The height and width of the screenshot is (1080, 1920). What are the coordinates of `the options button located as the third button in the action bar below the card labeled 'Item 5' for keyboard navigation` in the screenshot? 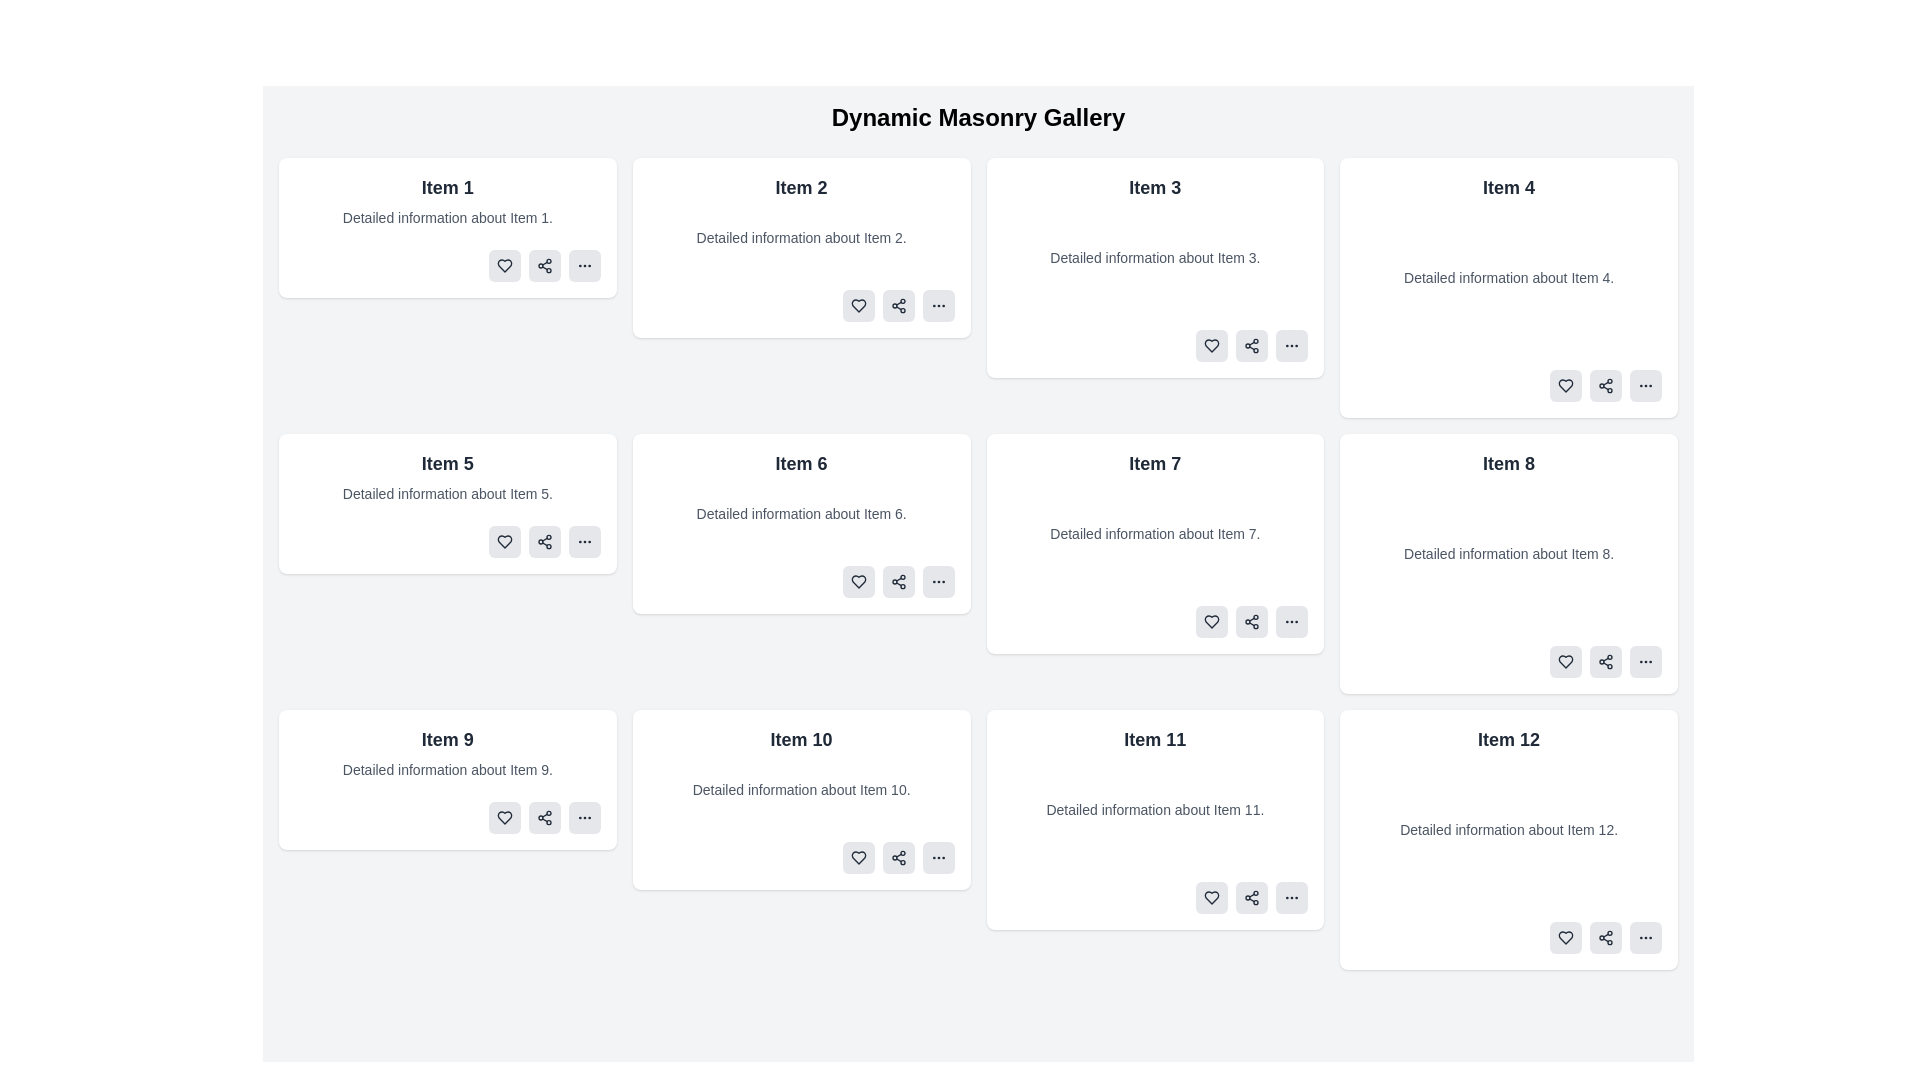 It's located at (583, 542).